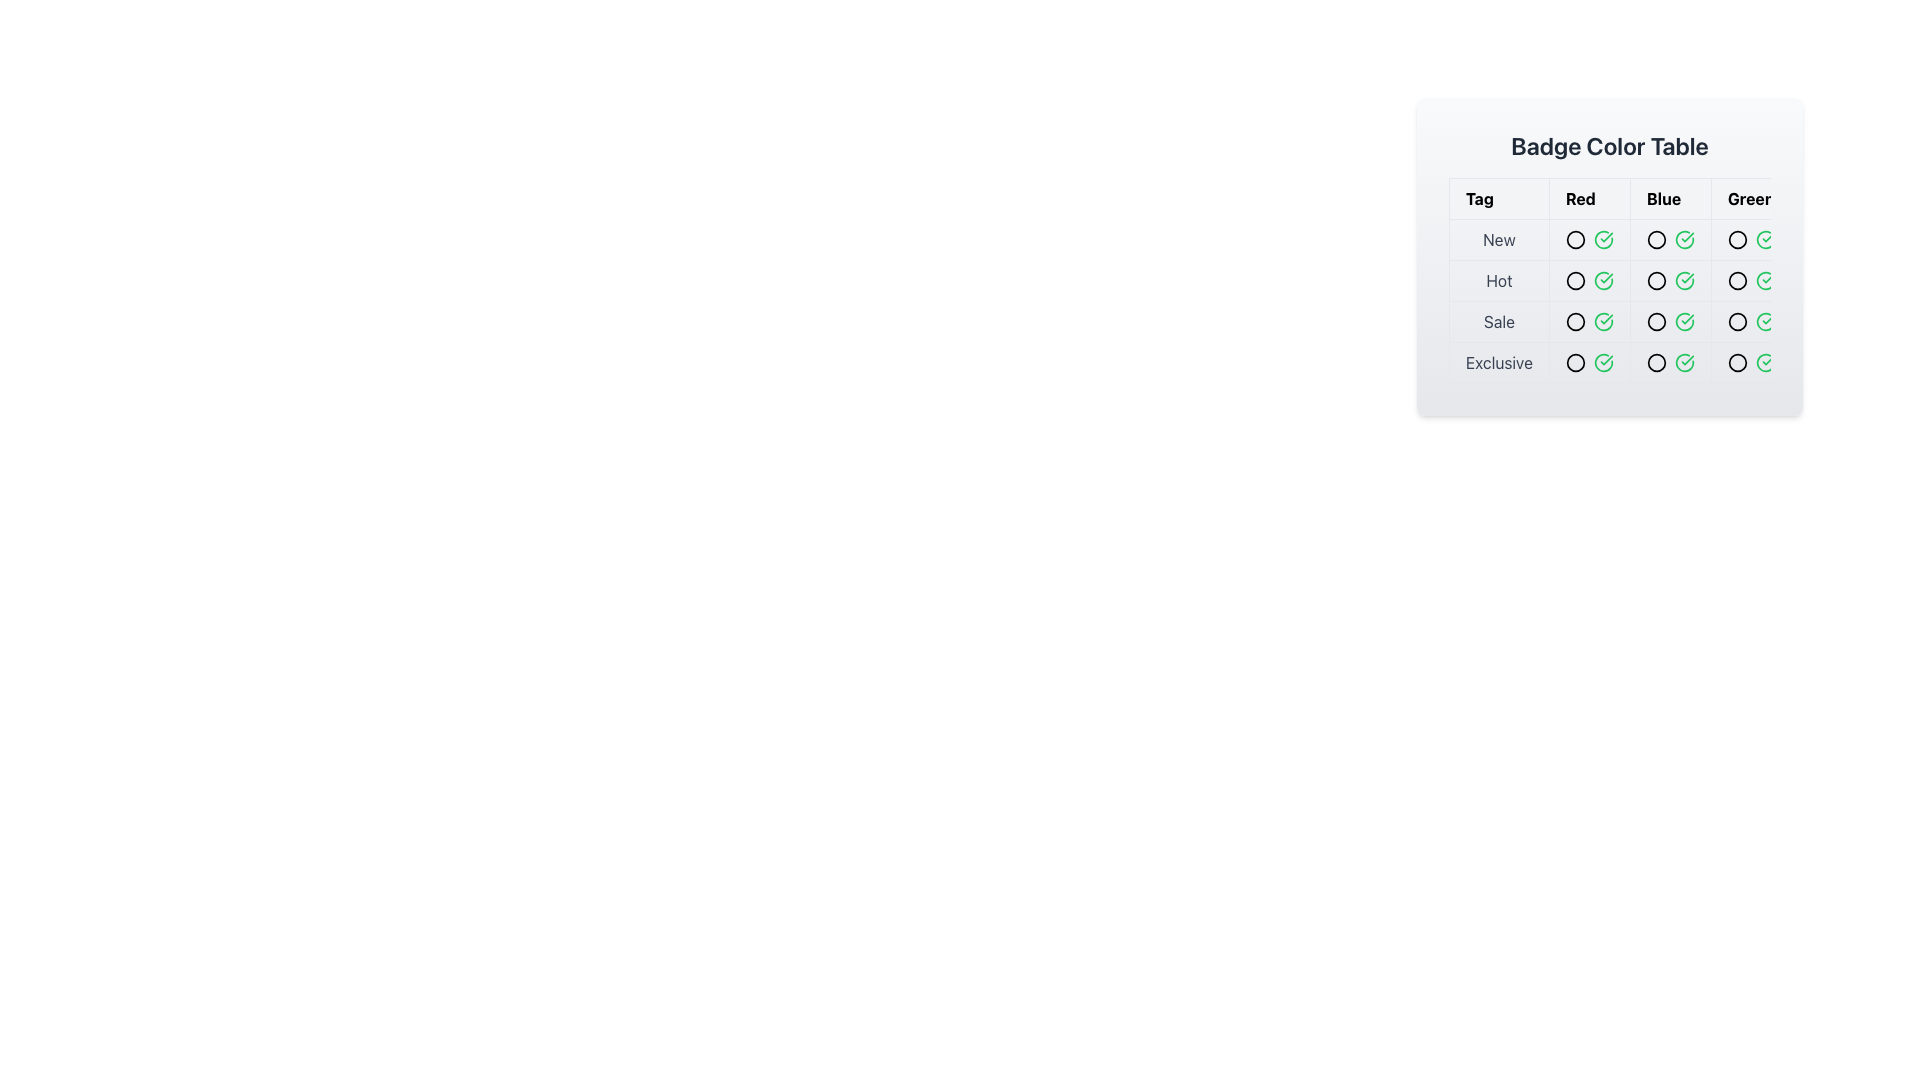  What do you see at coordinates (1656, 362) in the screenshot?
I see `the circular icon with a blue stroke and hollow center located in the fourth row and second column of the 'Badge Color Table'` at bounding box center [1656, 362].